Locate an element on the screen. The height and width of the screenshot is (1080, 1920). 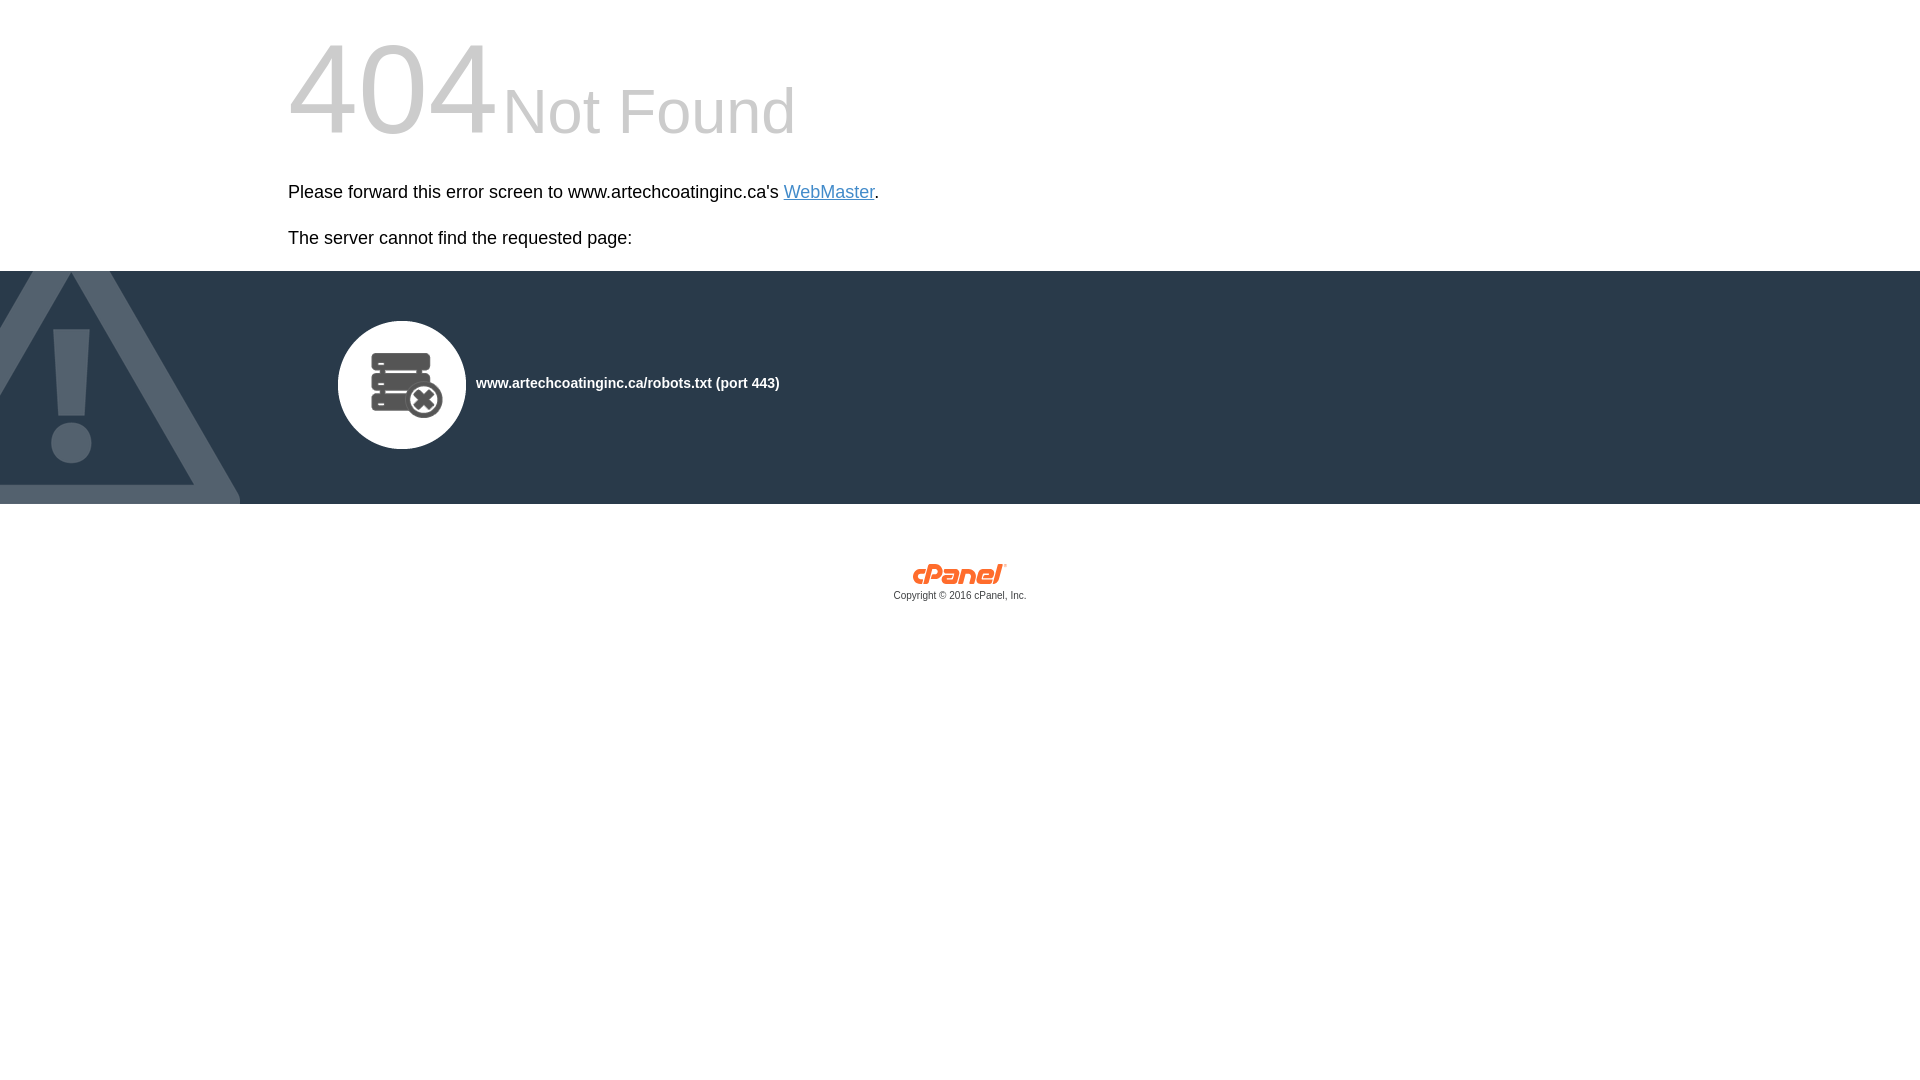
'WebMaster' is located at coordinates (829, 192).